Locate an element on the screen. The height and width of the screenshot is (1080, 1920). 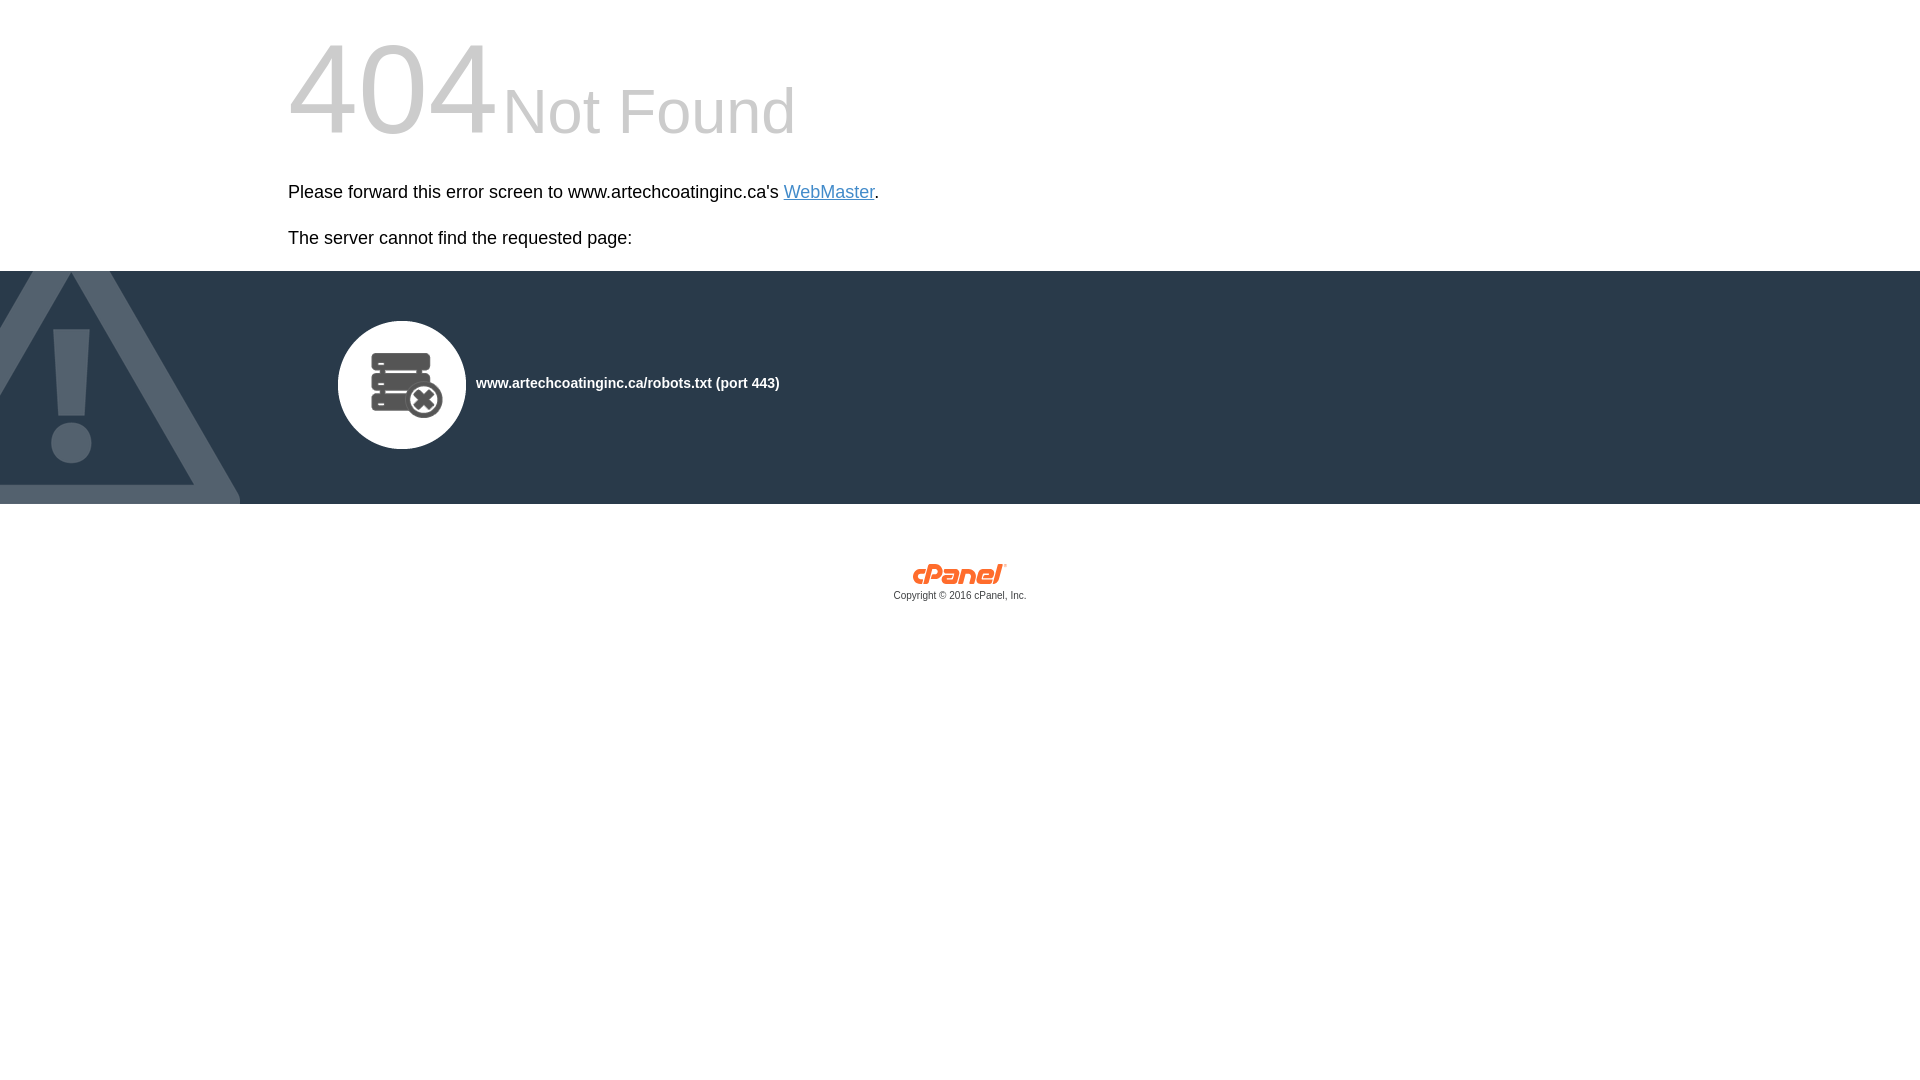
'WebMaster' is located at coordinates (829, 192).